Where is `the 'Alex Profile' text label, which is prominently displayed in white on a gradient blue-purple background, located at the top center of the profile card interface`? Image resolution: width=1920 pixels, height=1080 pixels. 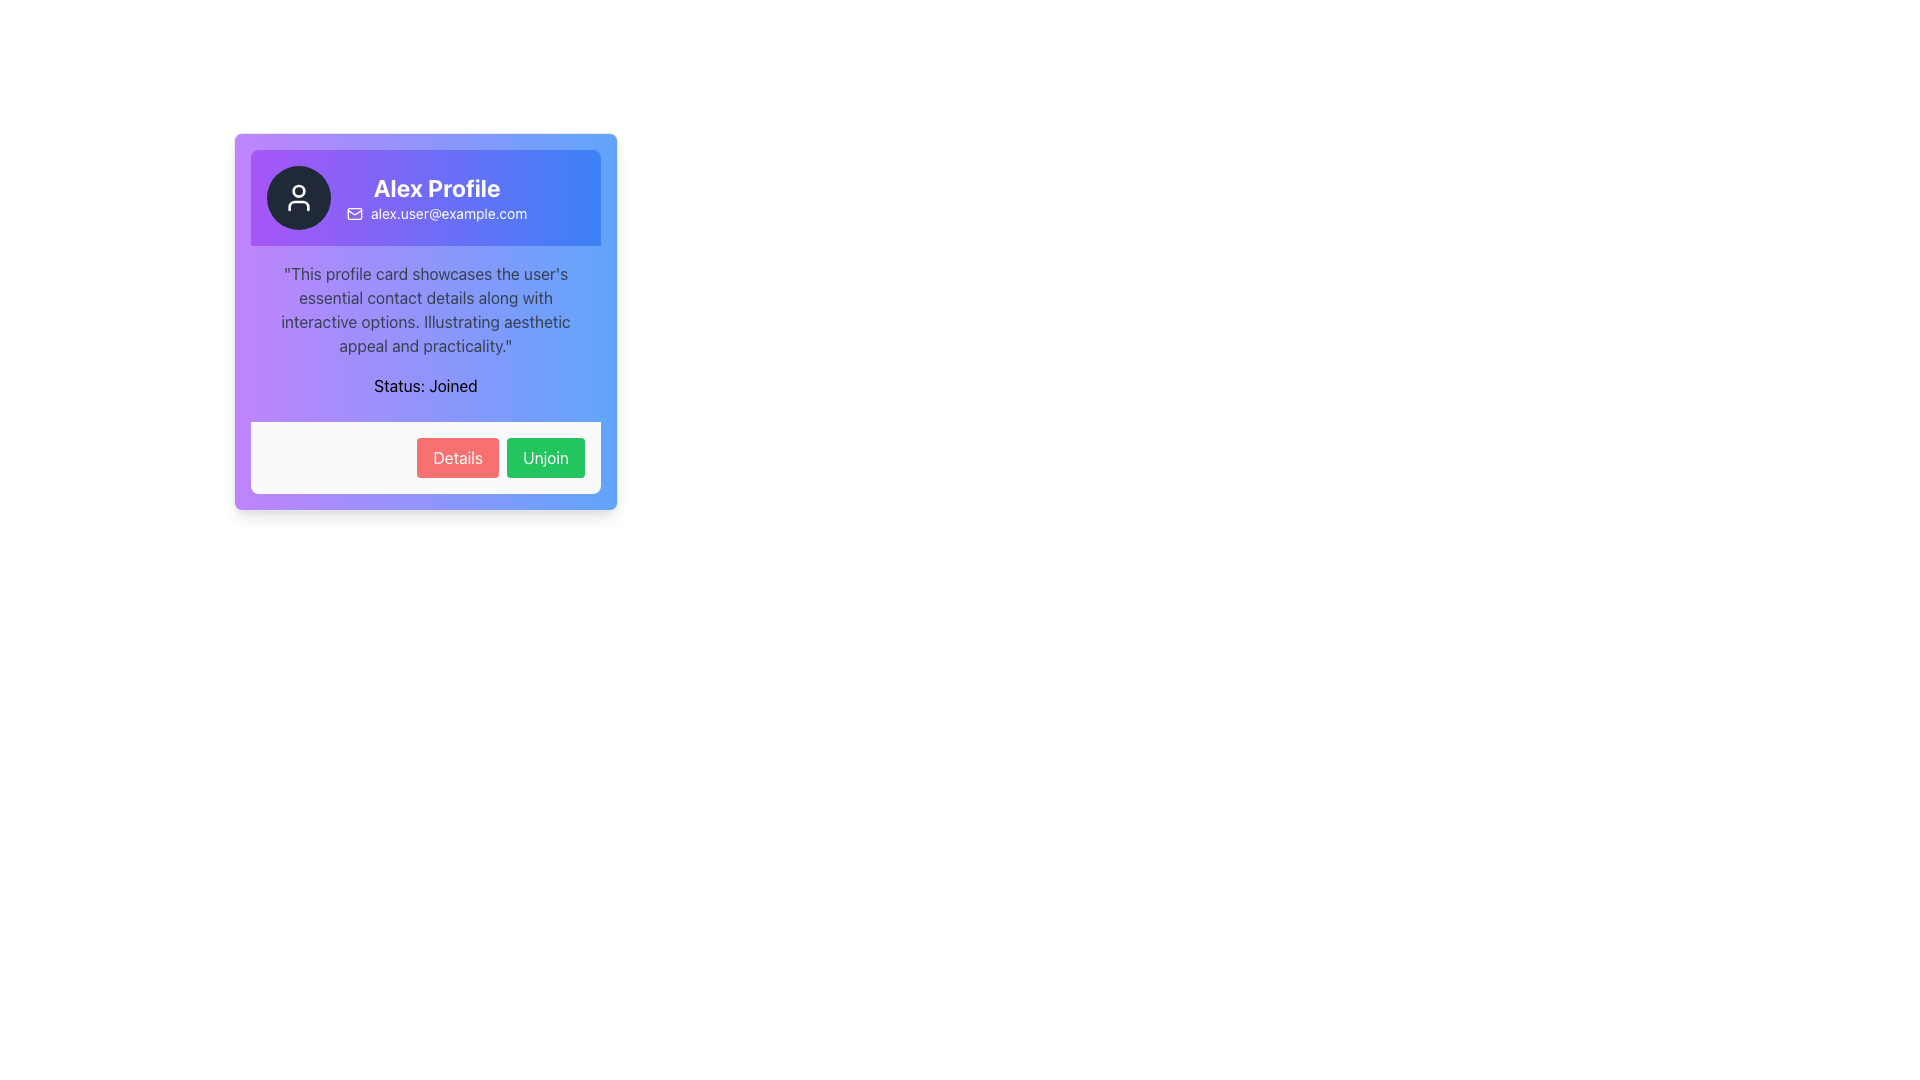 the 'Alex Profile' text label, which is prominently displayed in white on a gradient blue-purple background, located at the top center of the profile card interface is located at coordinates (436, 188).